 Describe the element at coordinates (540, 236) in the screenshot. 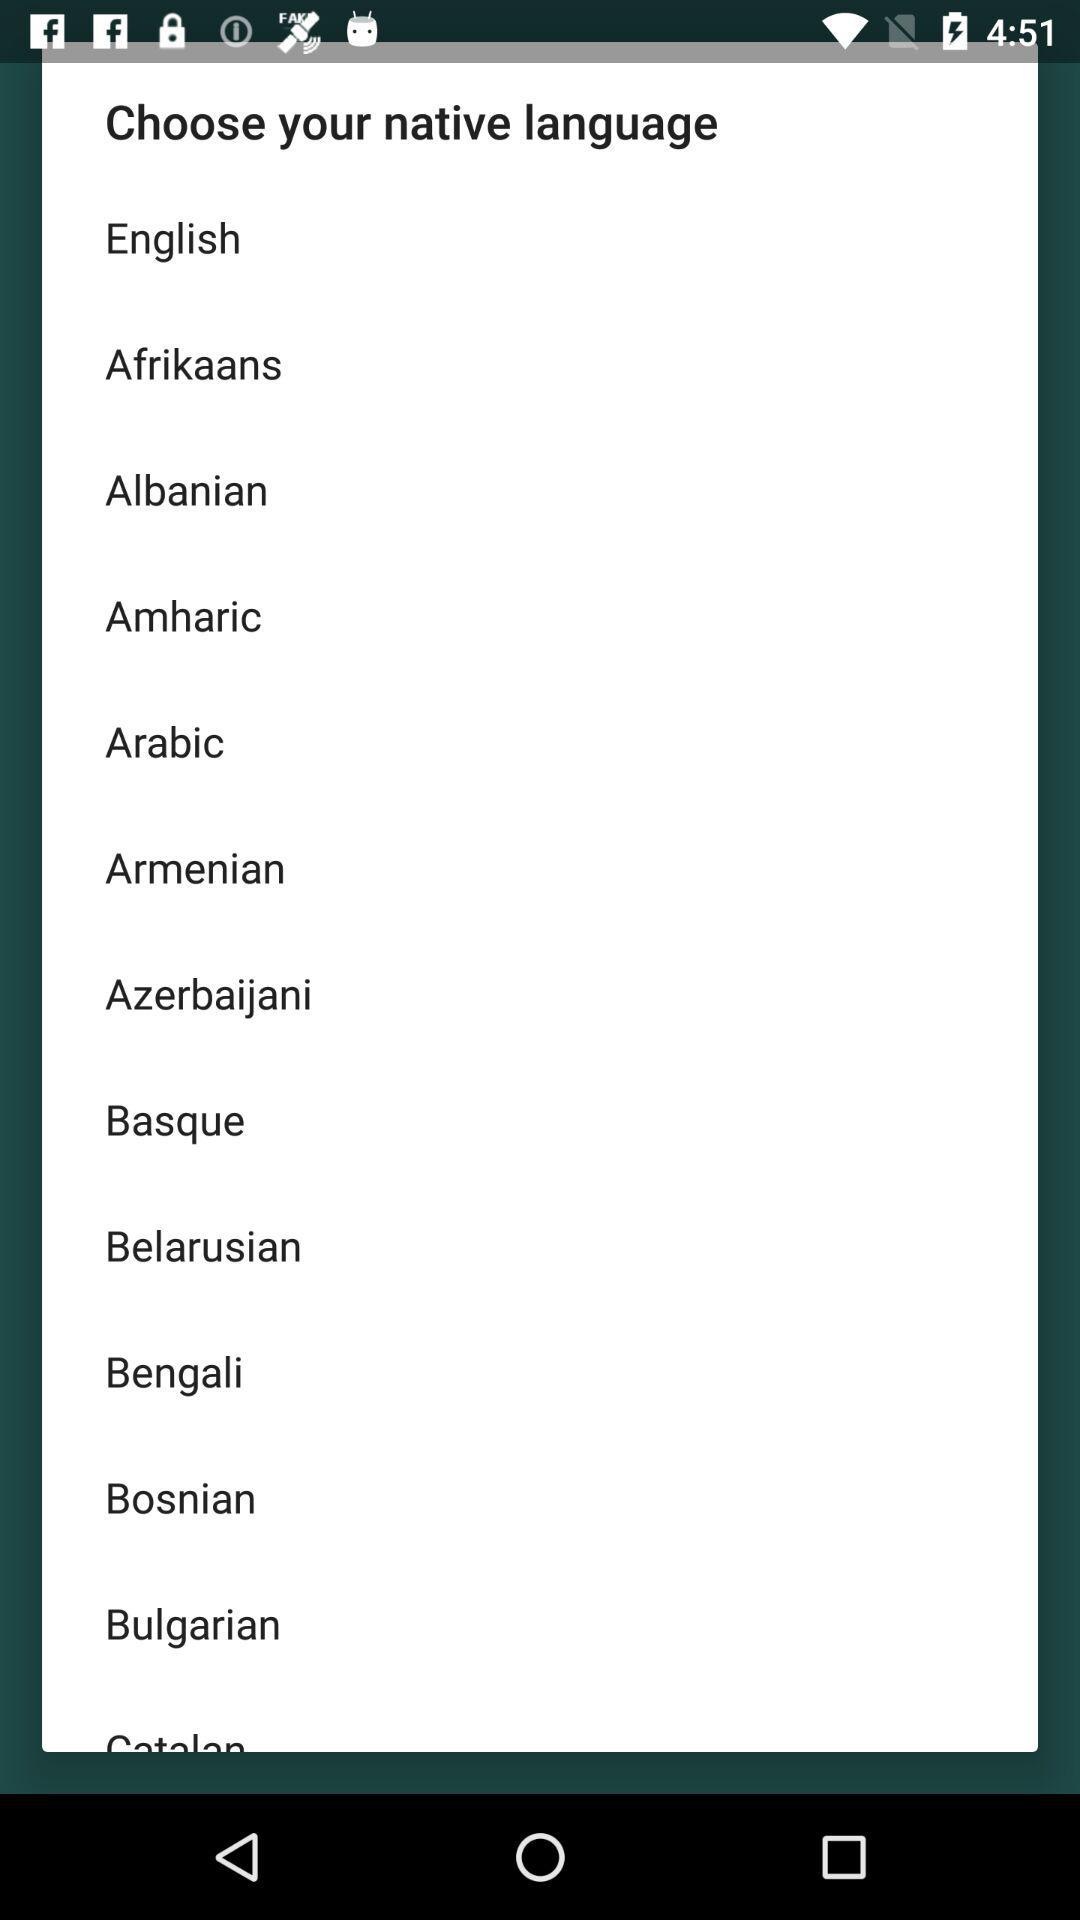

I see `english` at that location.